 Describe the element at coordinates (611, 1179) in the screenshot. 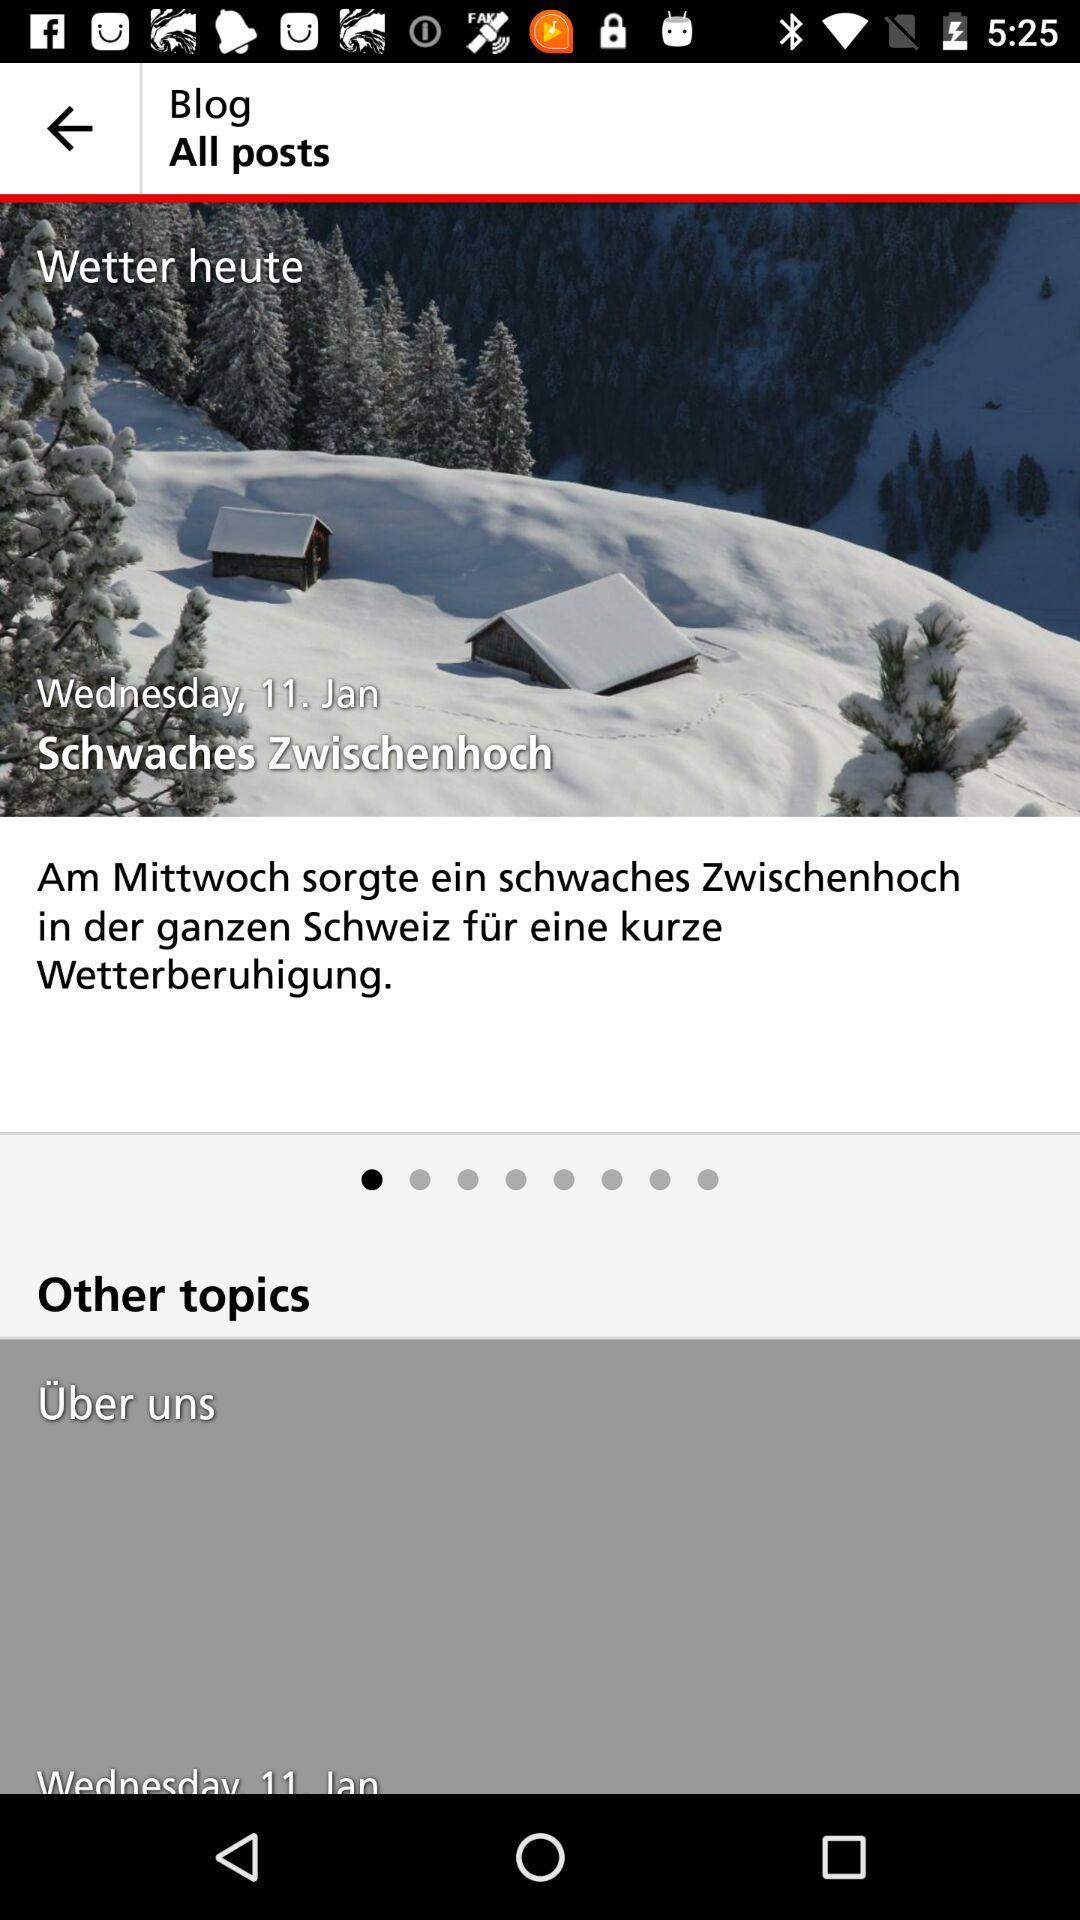

I see `the icon below am mittwoch sorgte icon` at that location.